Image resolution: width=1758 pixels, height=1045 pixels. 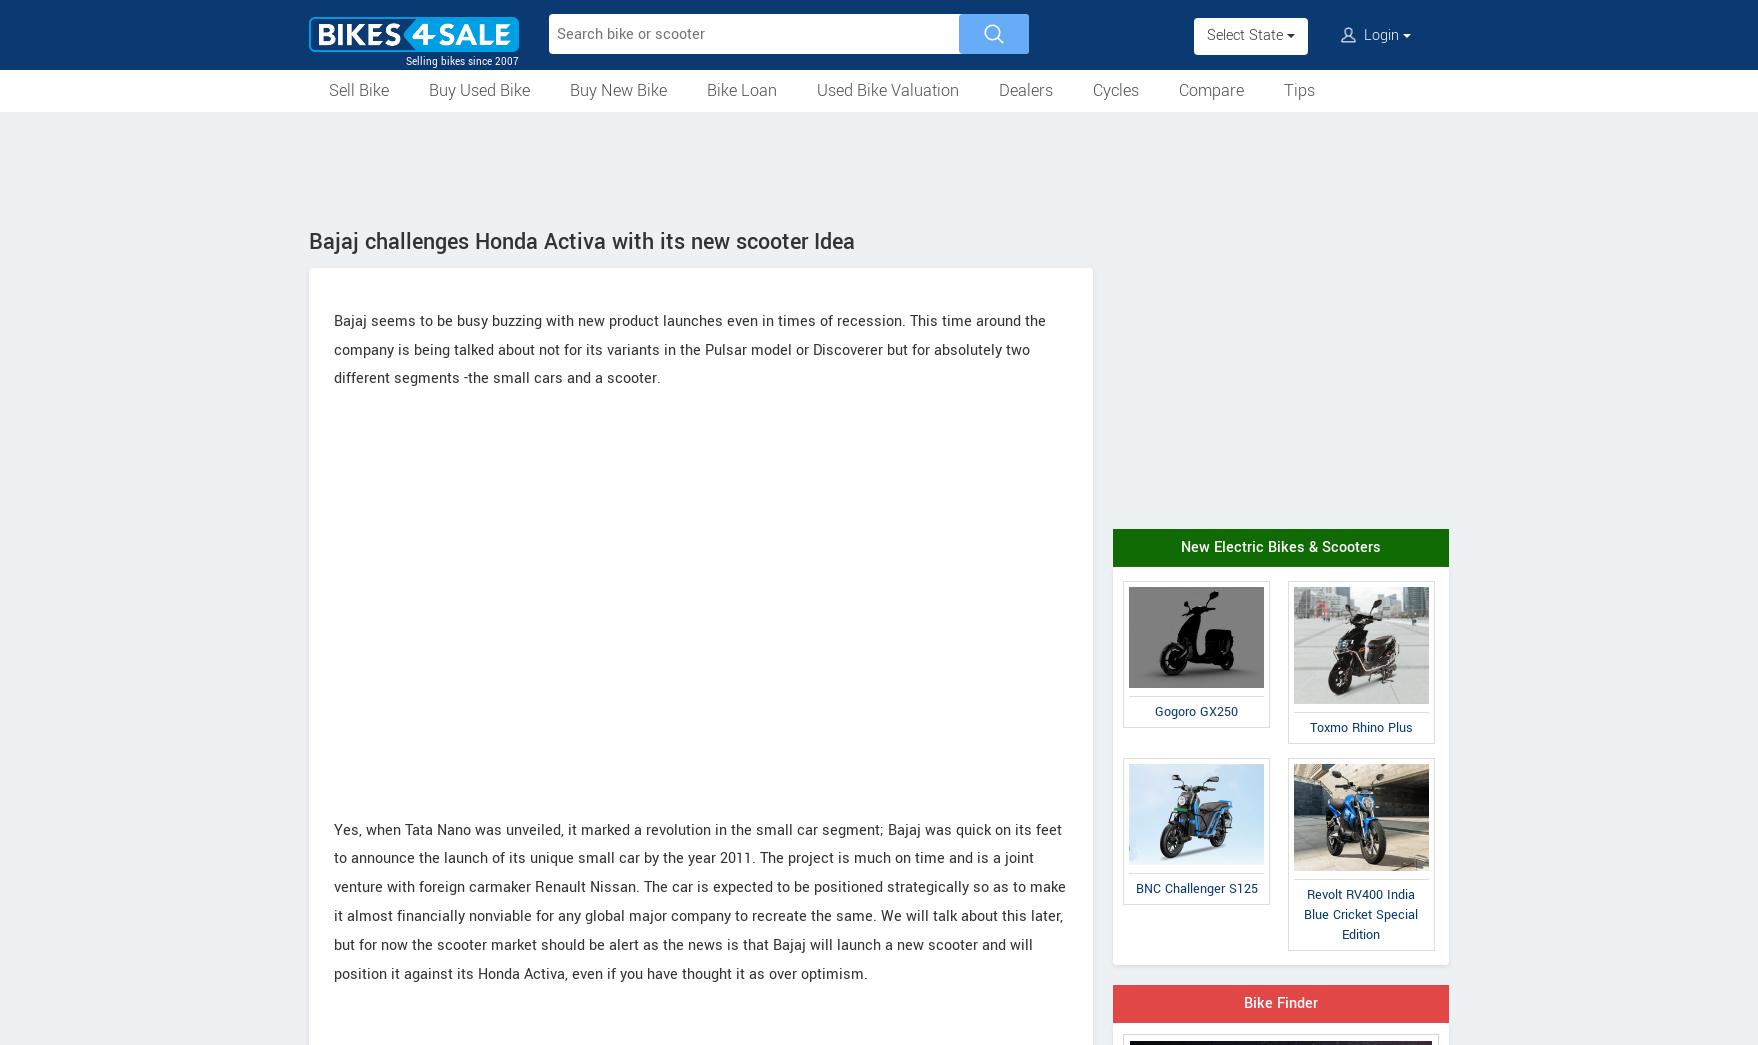 I want to click on 'Sell Bike', so click(x=358, y=90).